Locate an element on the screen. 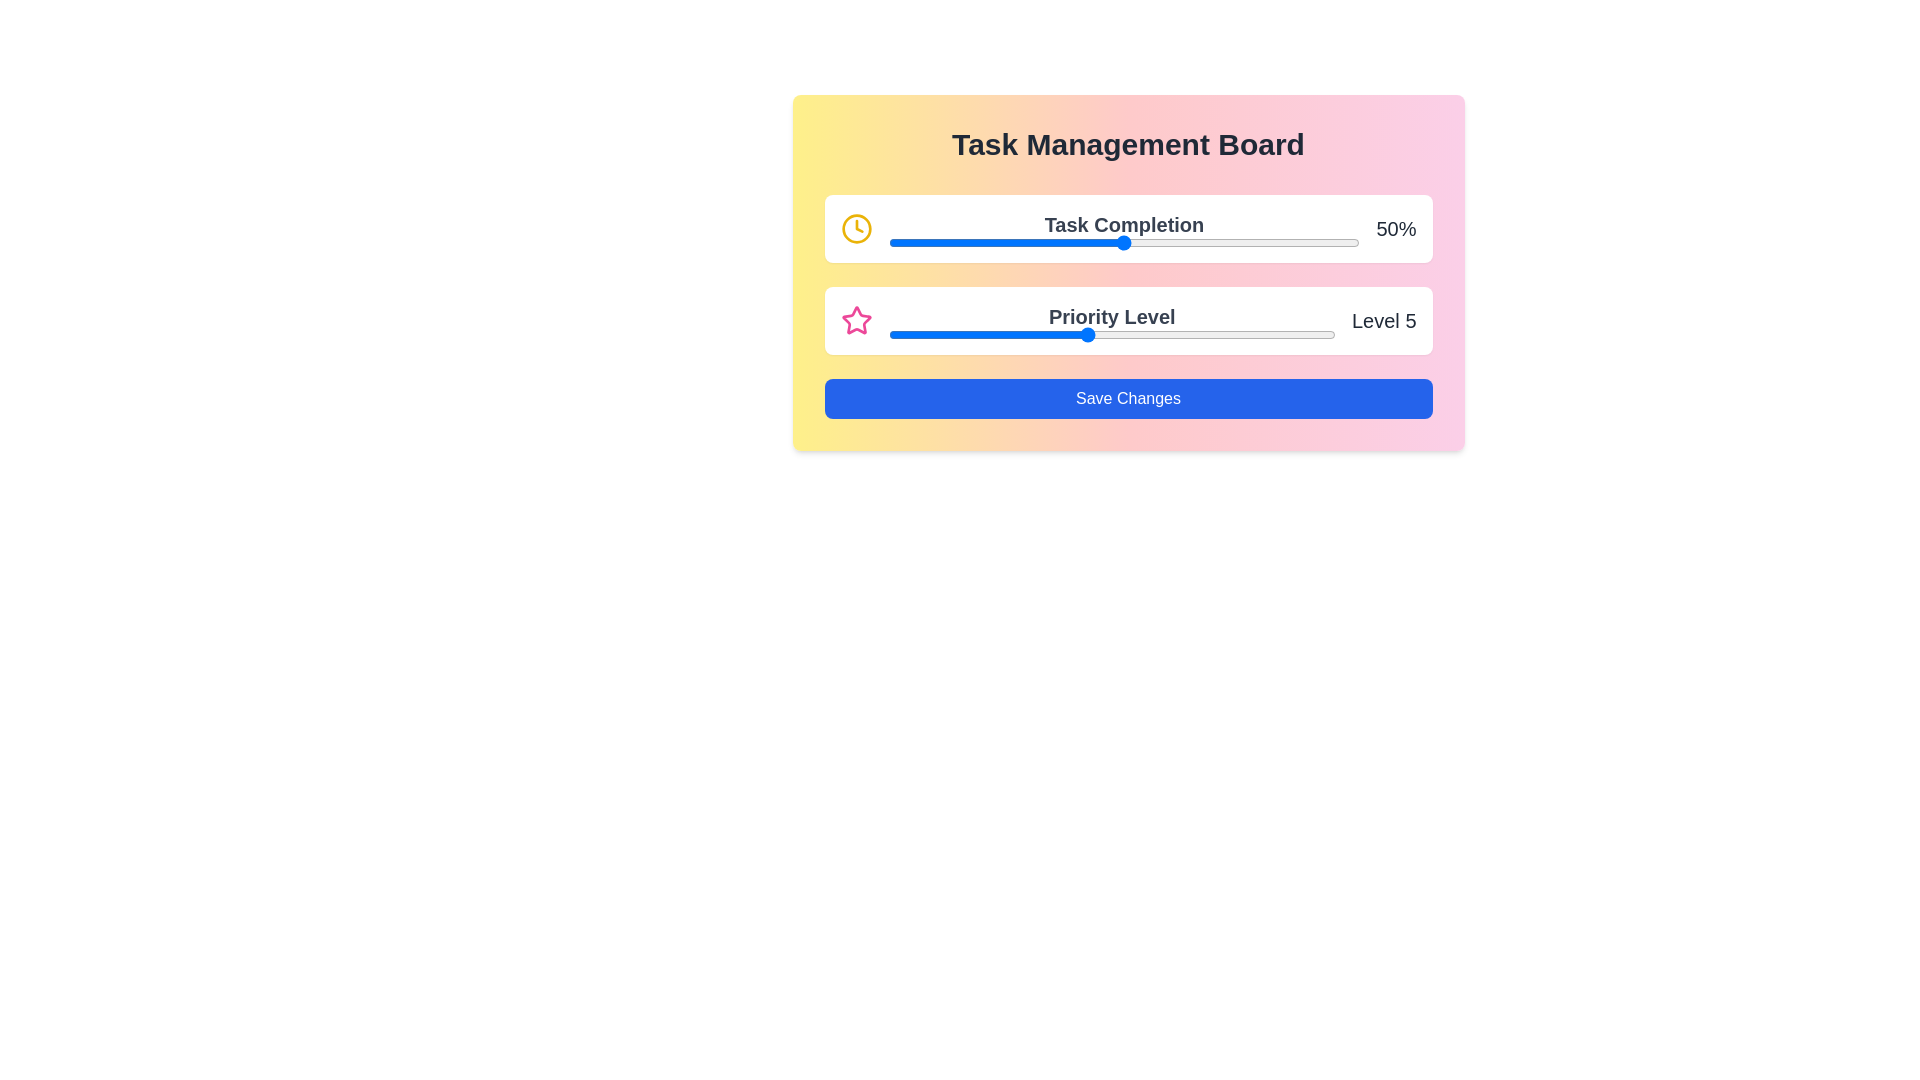  task completion percentage is located at coordinates (1138, 242).